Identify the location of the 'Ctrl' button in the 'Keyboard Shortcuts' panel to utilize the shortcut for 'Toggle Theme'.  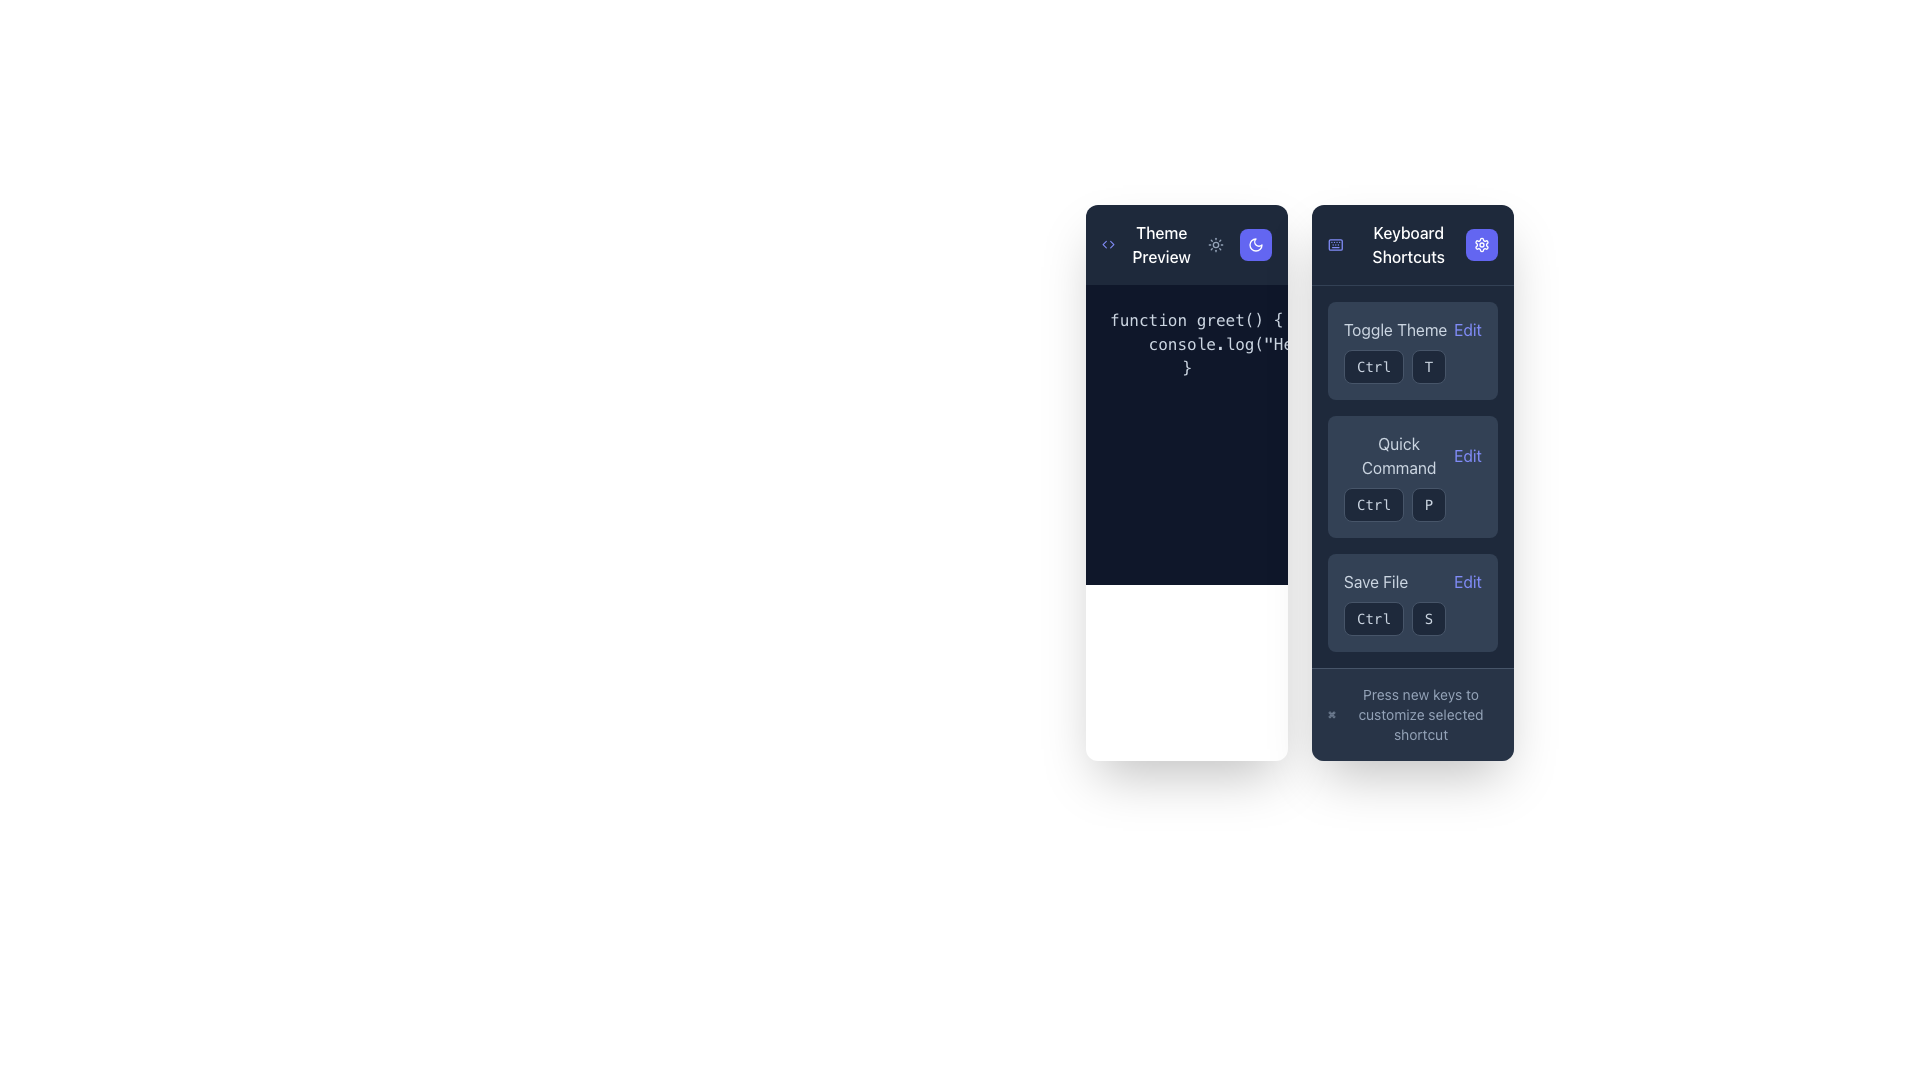
(1372, 366).